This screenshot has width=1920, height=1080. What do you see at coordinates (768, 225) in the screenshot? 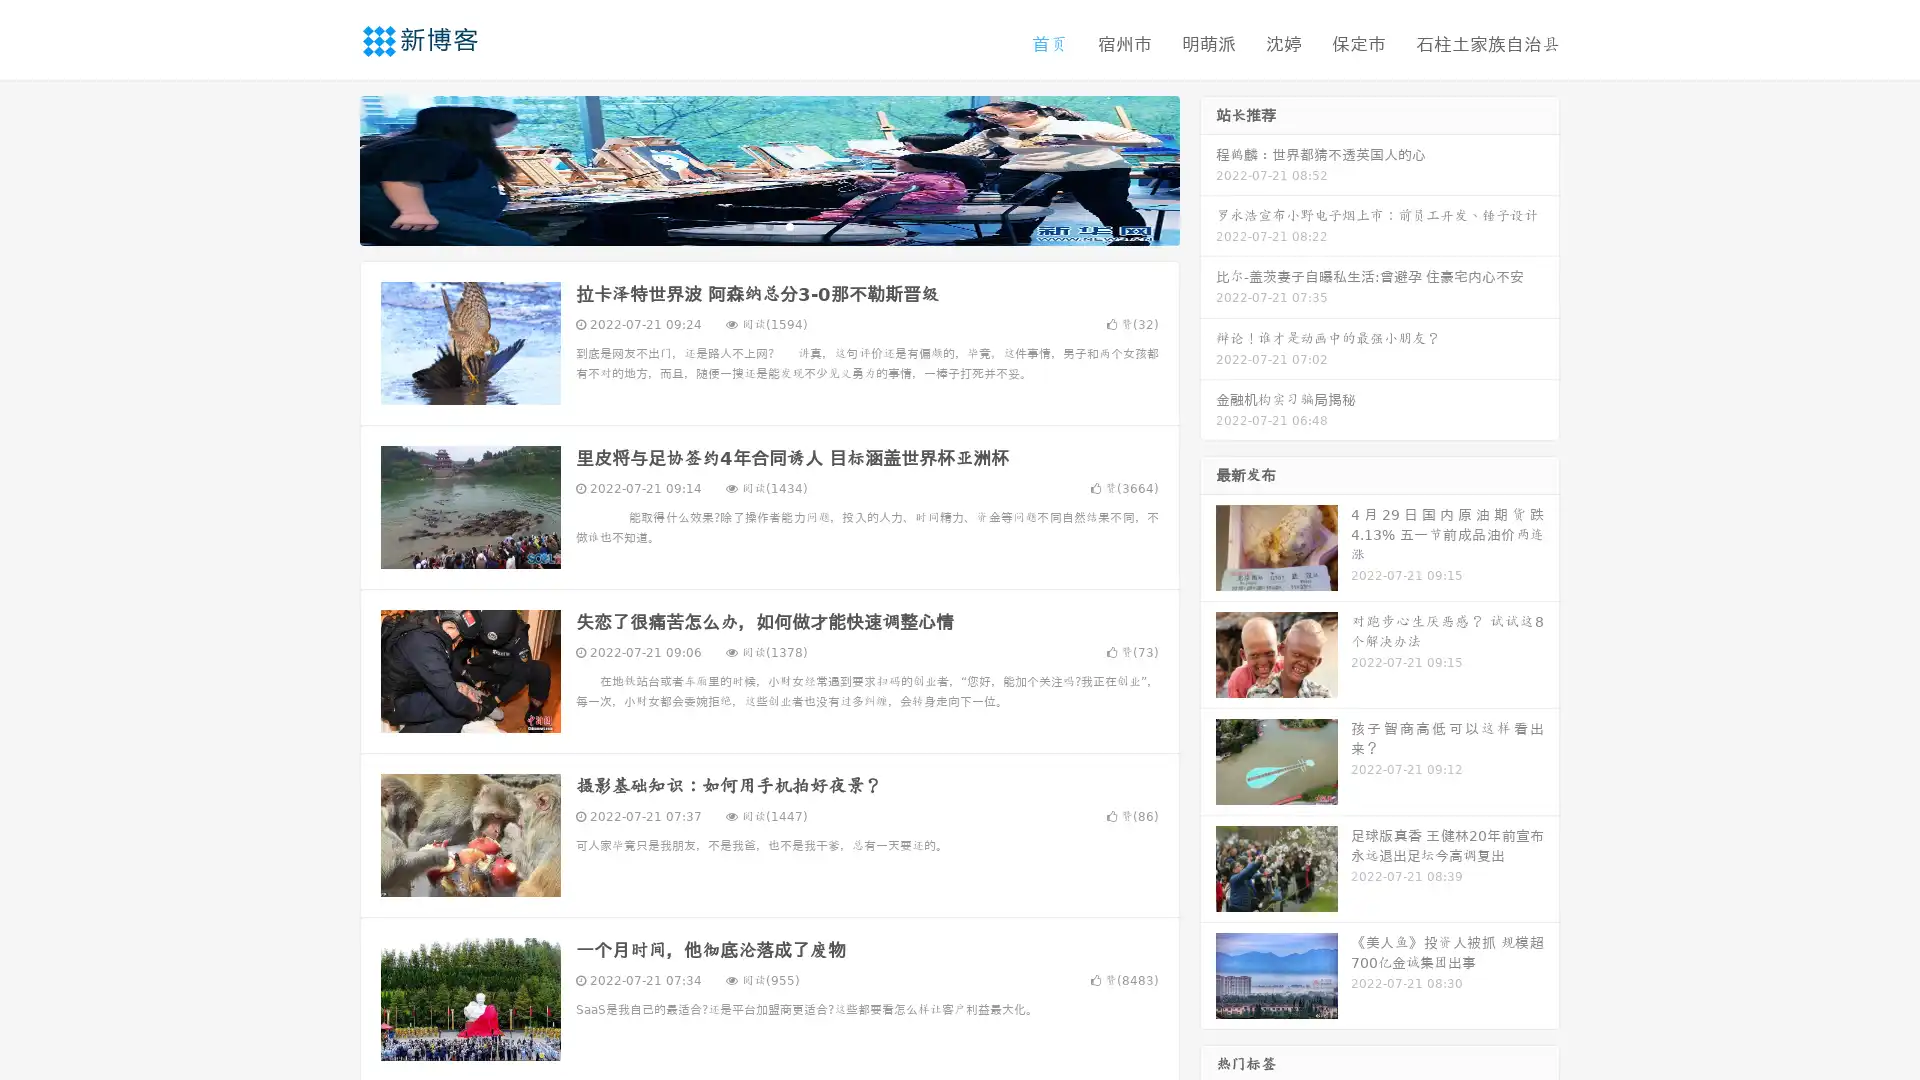
I see `Go to slide 2` at bounding box center [768, 225].